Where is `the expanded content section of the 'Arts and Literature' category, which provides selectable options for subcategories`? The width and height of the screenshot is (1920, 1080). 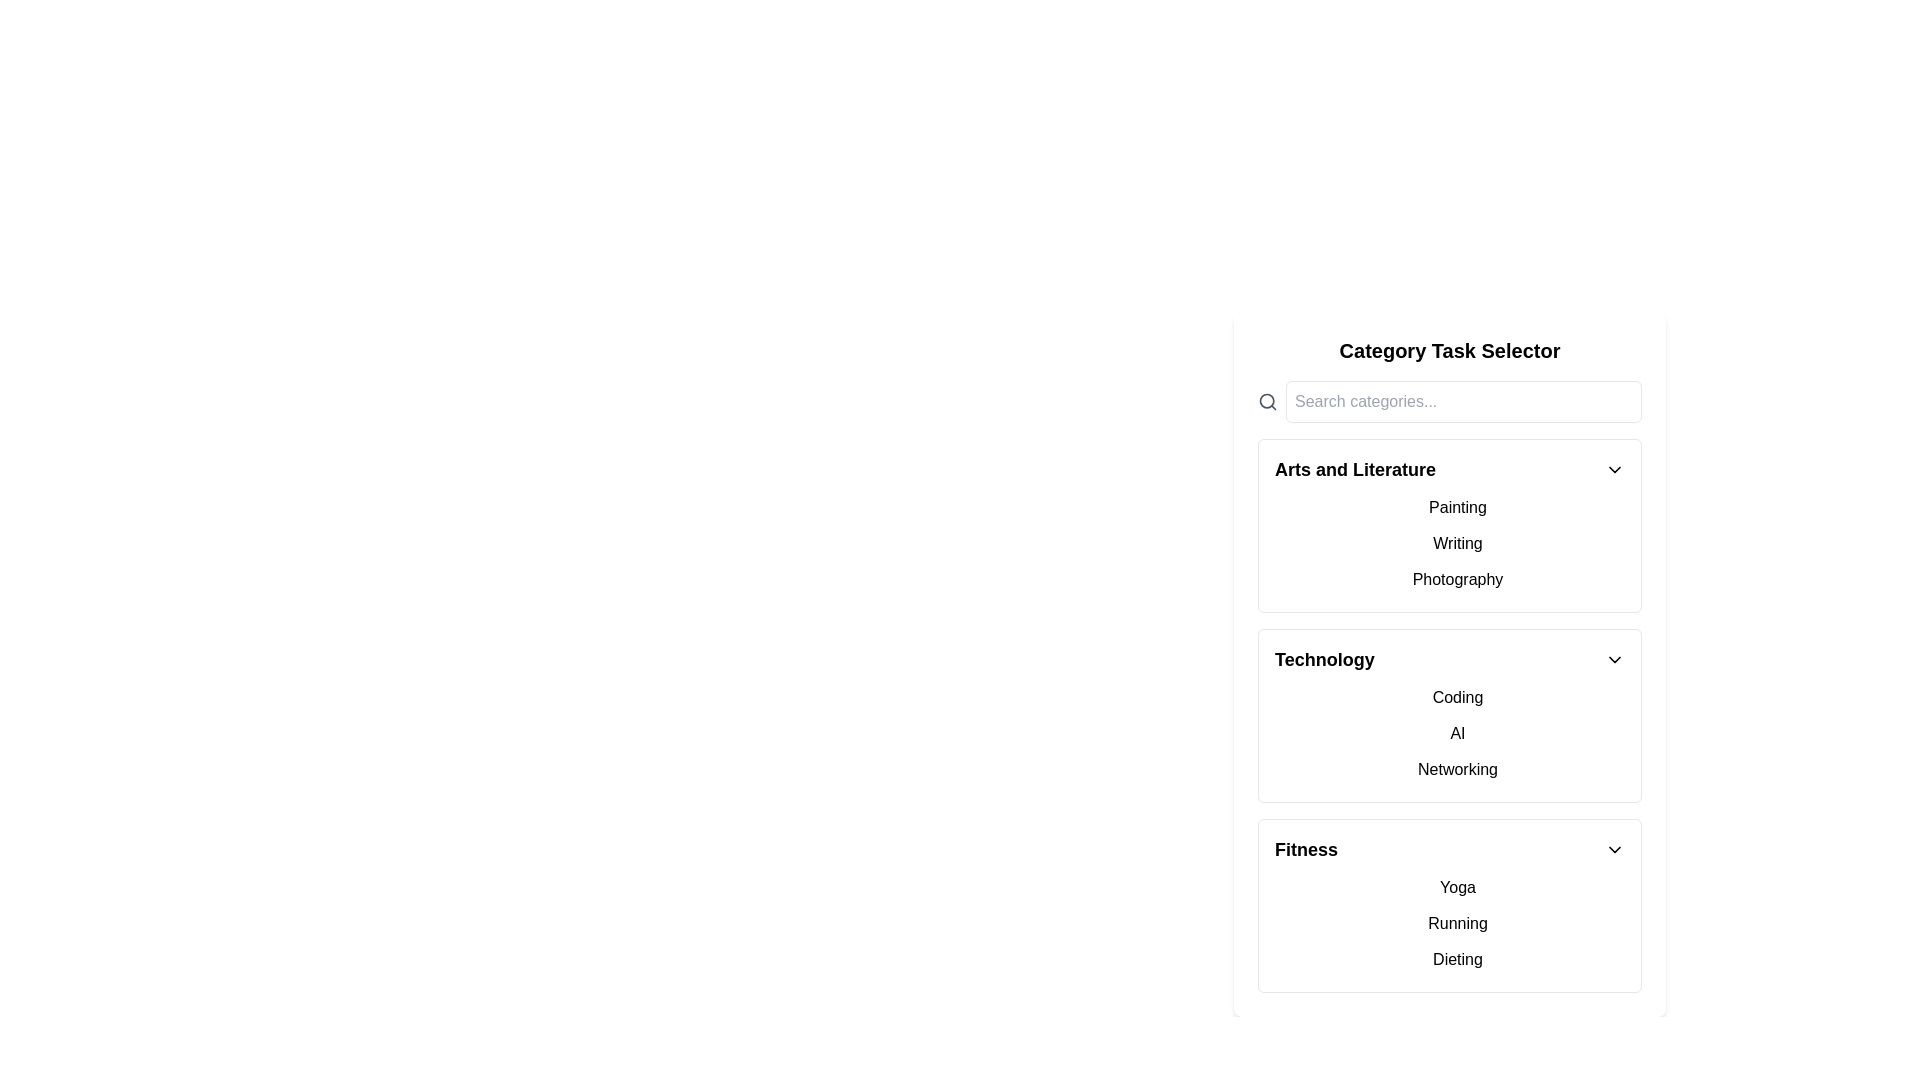
the expanded content section of the 'Arts and Literature' category, which provides selectable options for subcategories is located at coordinates (1449, 543).